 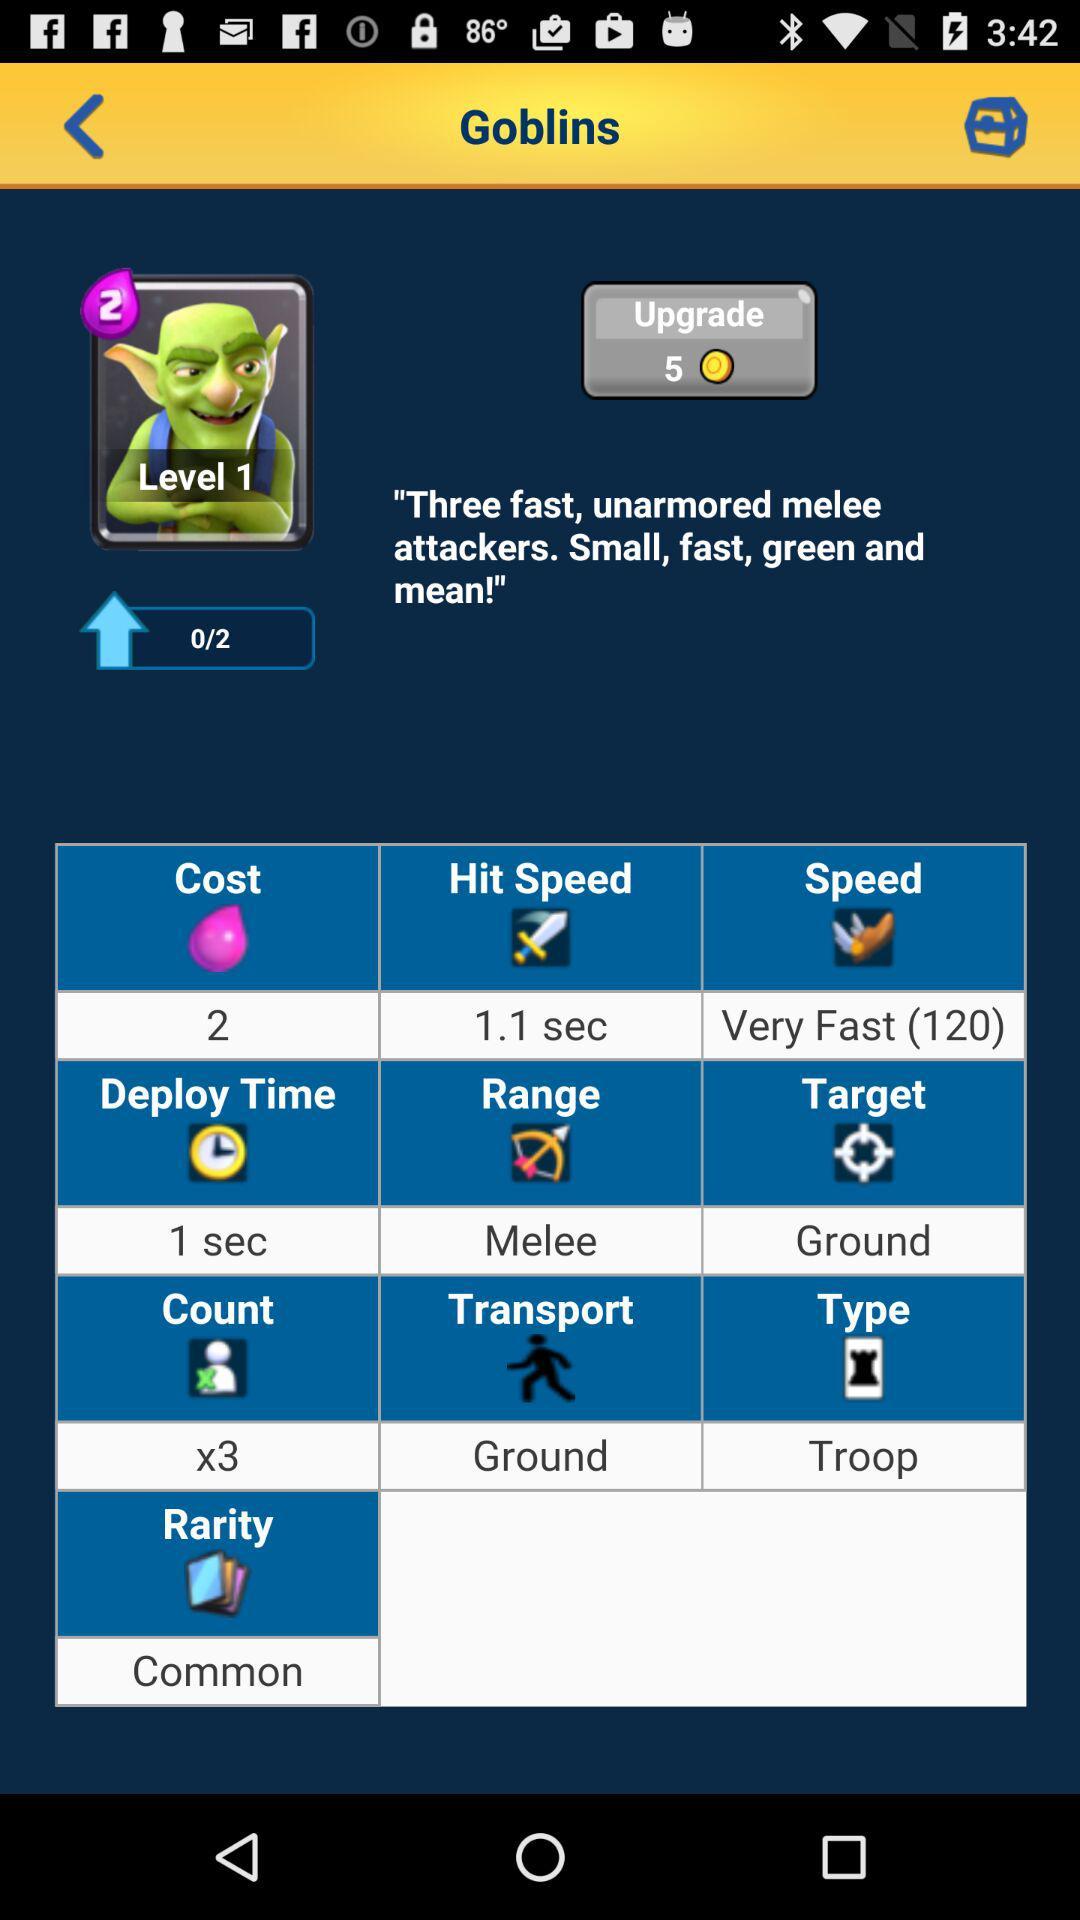 I want to click on back button, so click(x=83, y=124).